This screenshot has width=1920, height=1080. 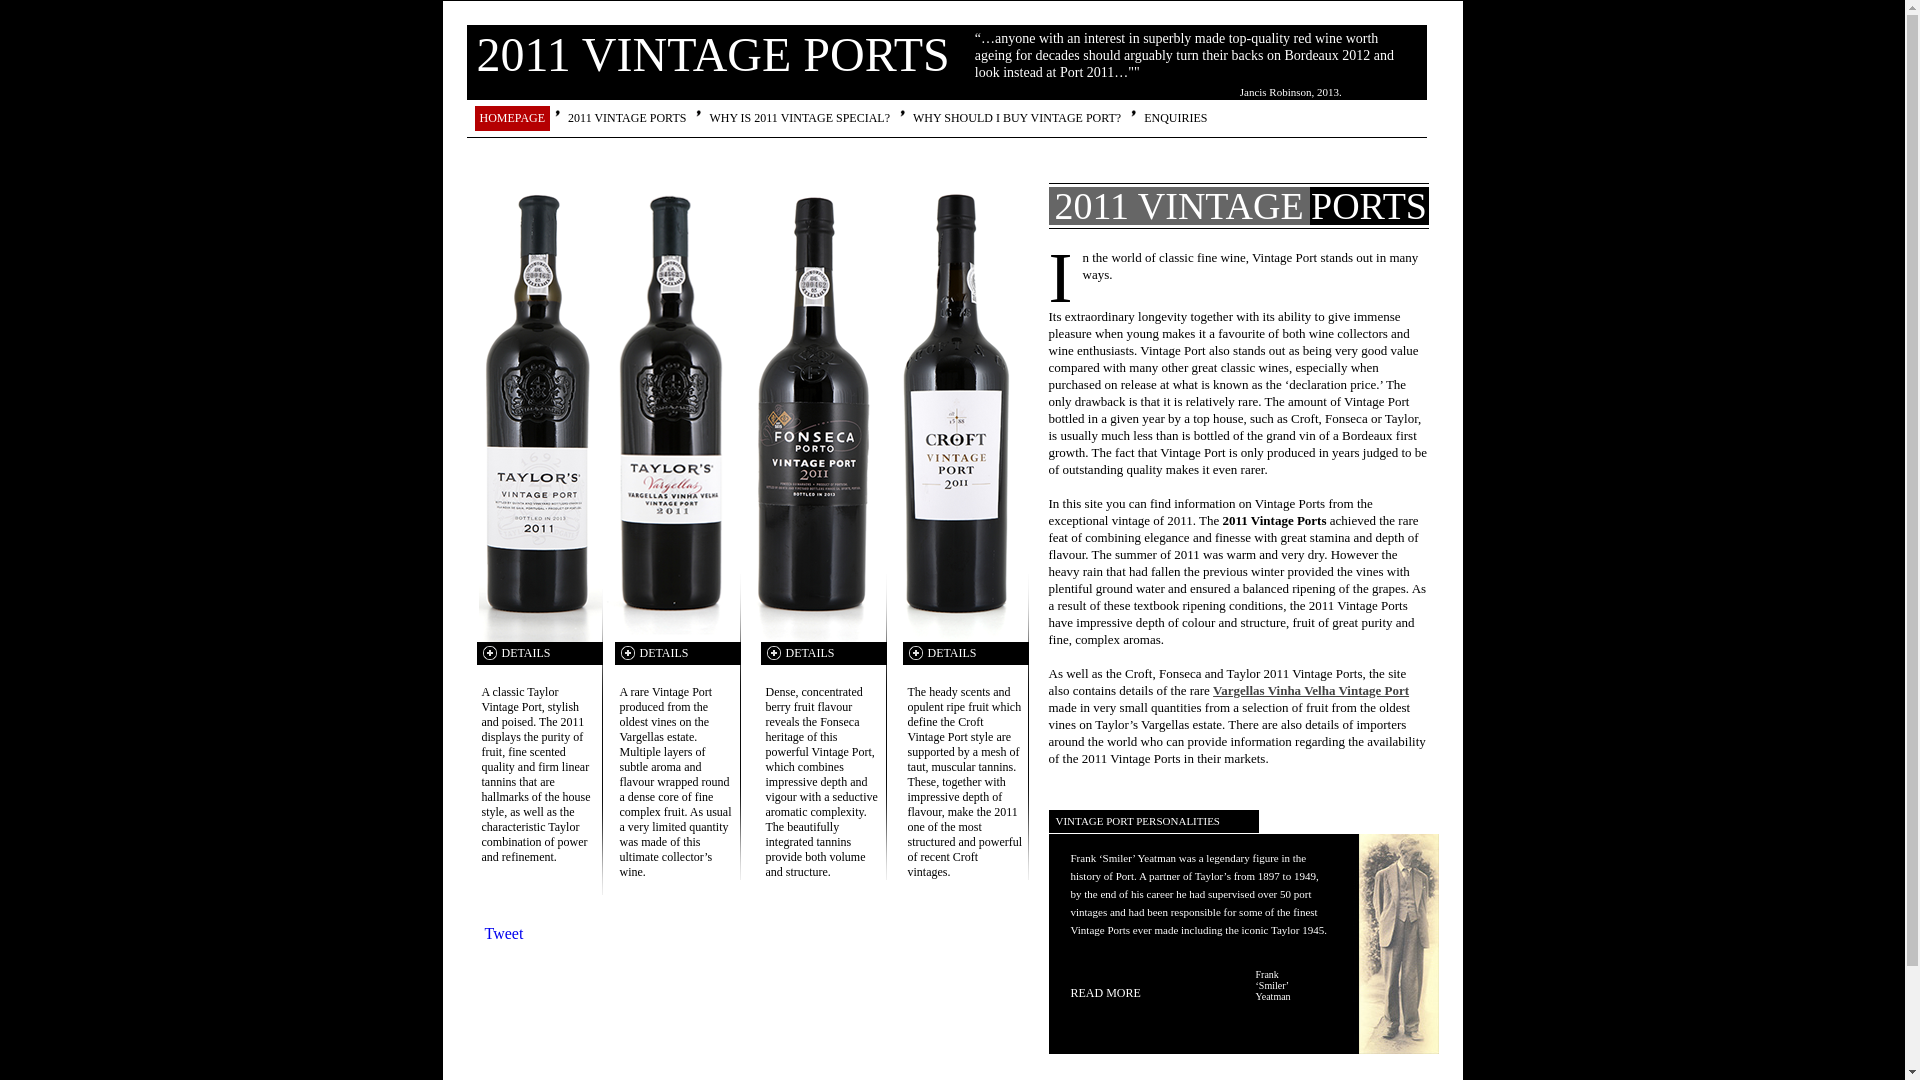 What do you see at coordinates (626, 118) in the screenshot?
I see `'2011 VINTAGE PORTS'` at bounding box center [626, 118].